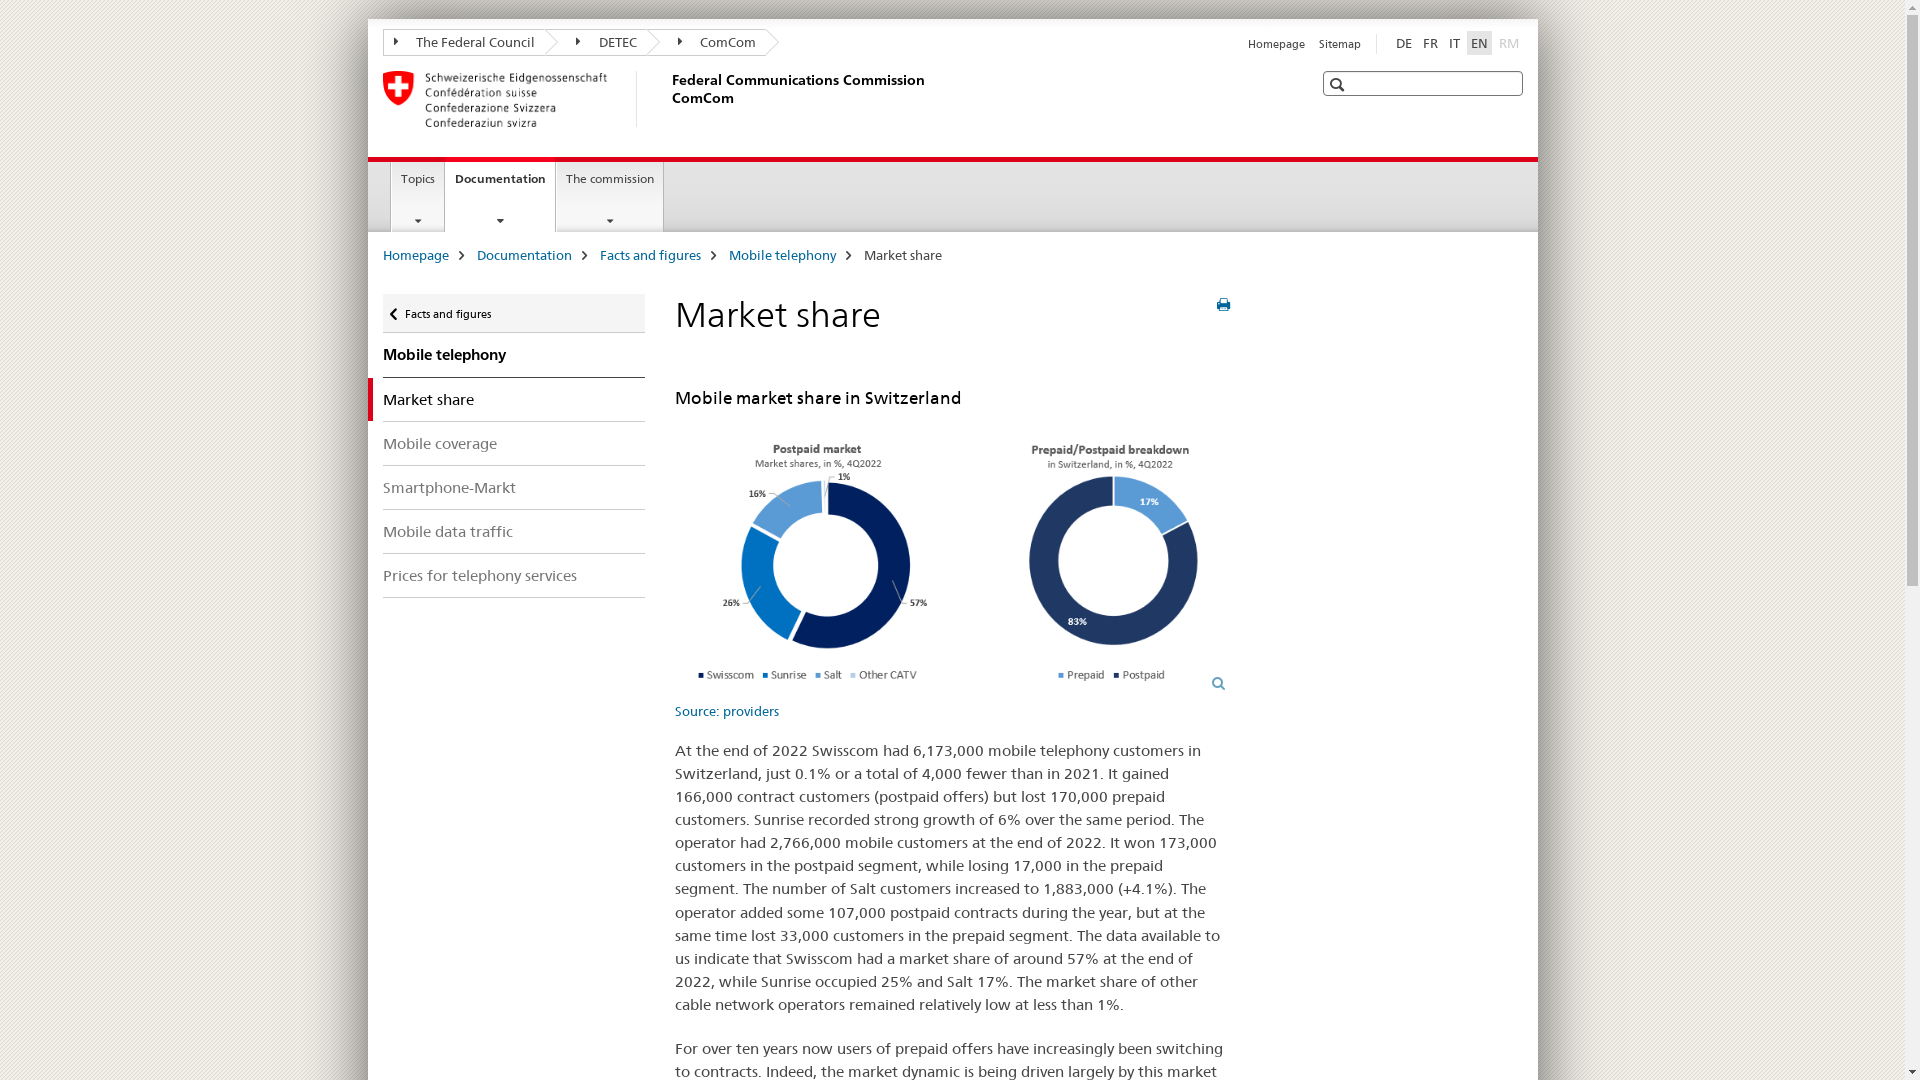  I want to click on 'Homepage', so click(1275, 43).